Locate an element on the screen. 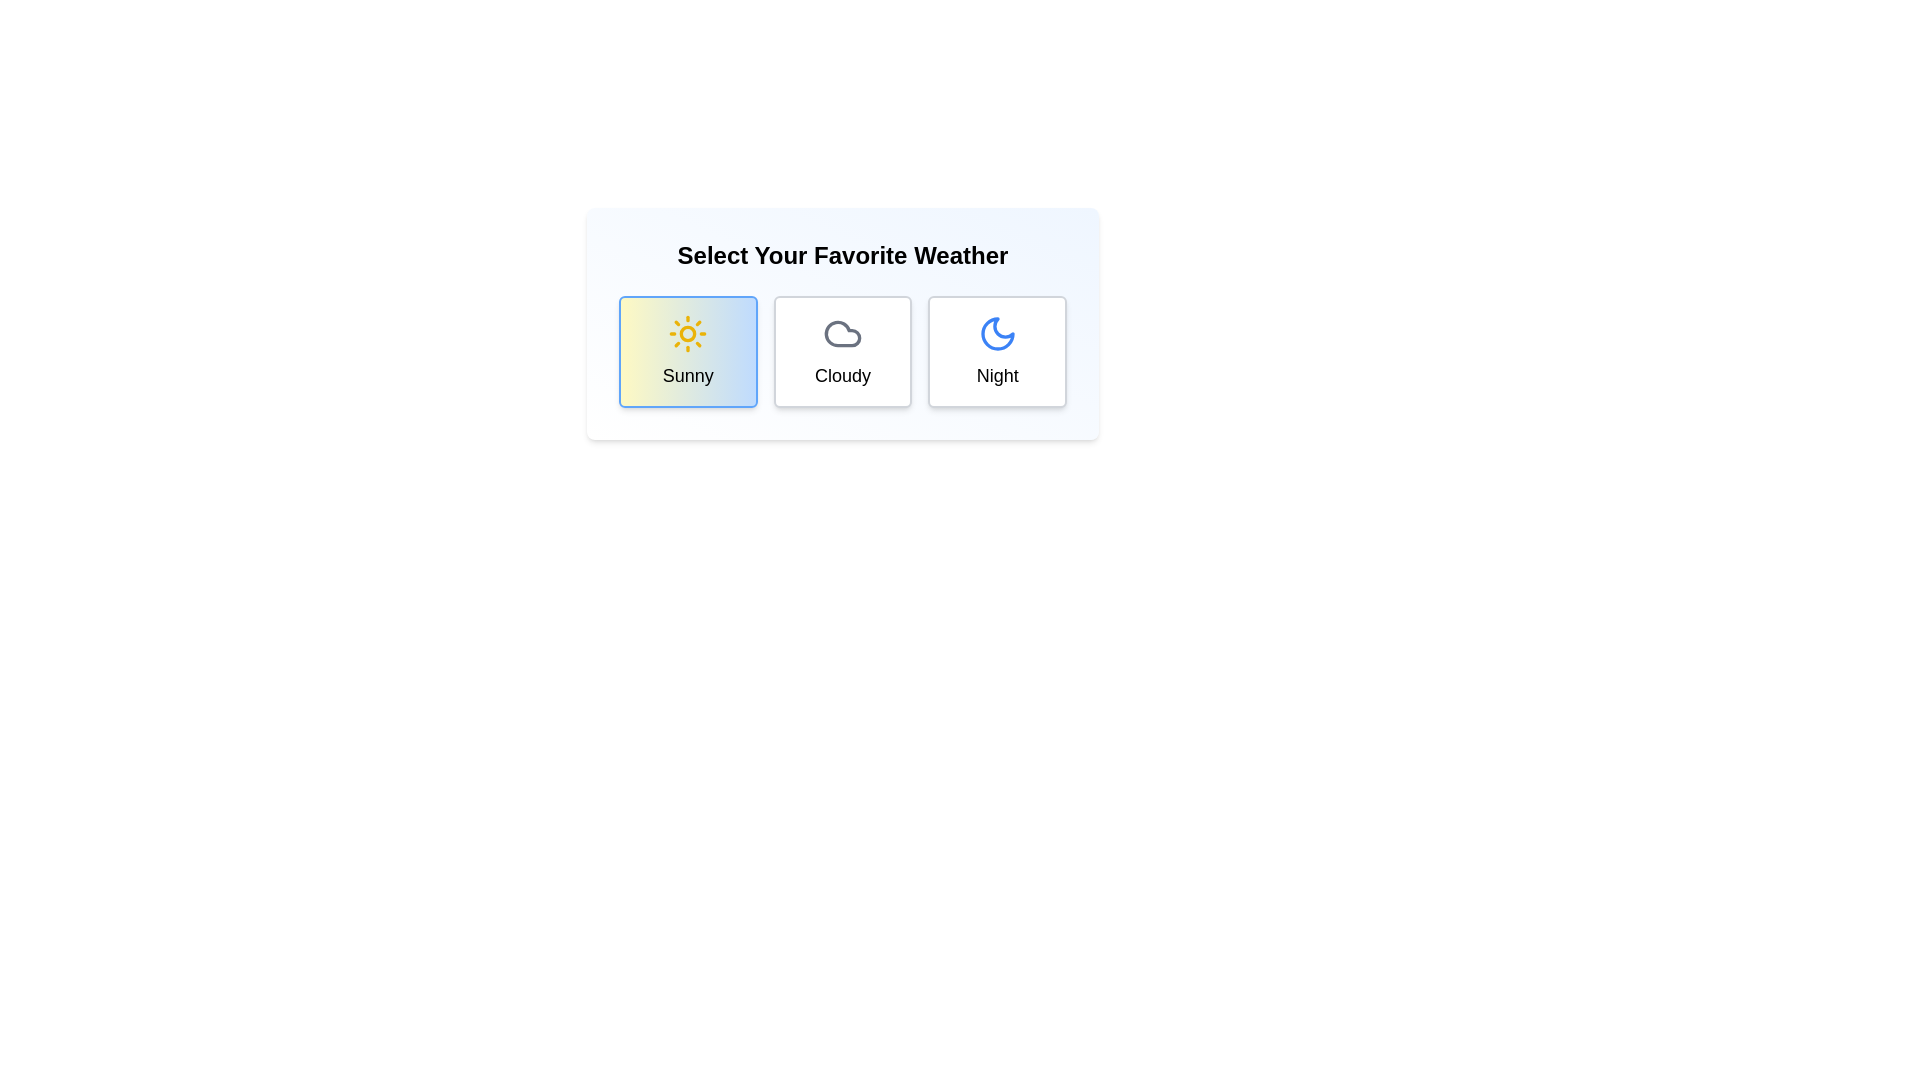 Image resolution: width=1920 pixels, height=1080 pixels. any weather card in the interactive card group is located at coordinates (843, 323).